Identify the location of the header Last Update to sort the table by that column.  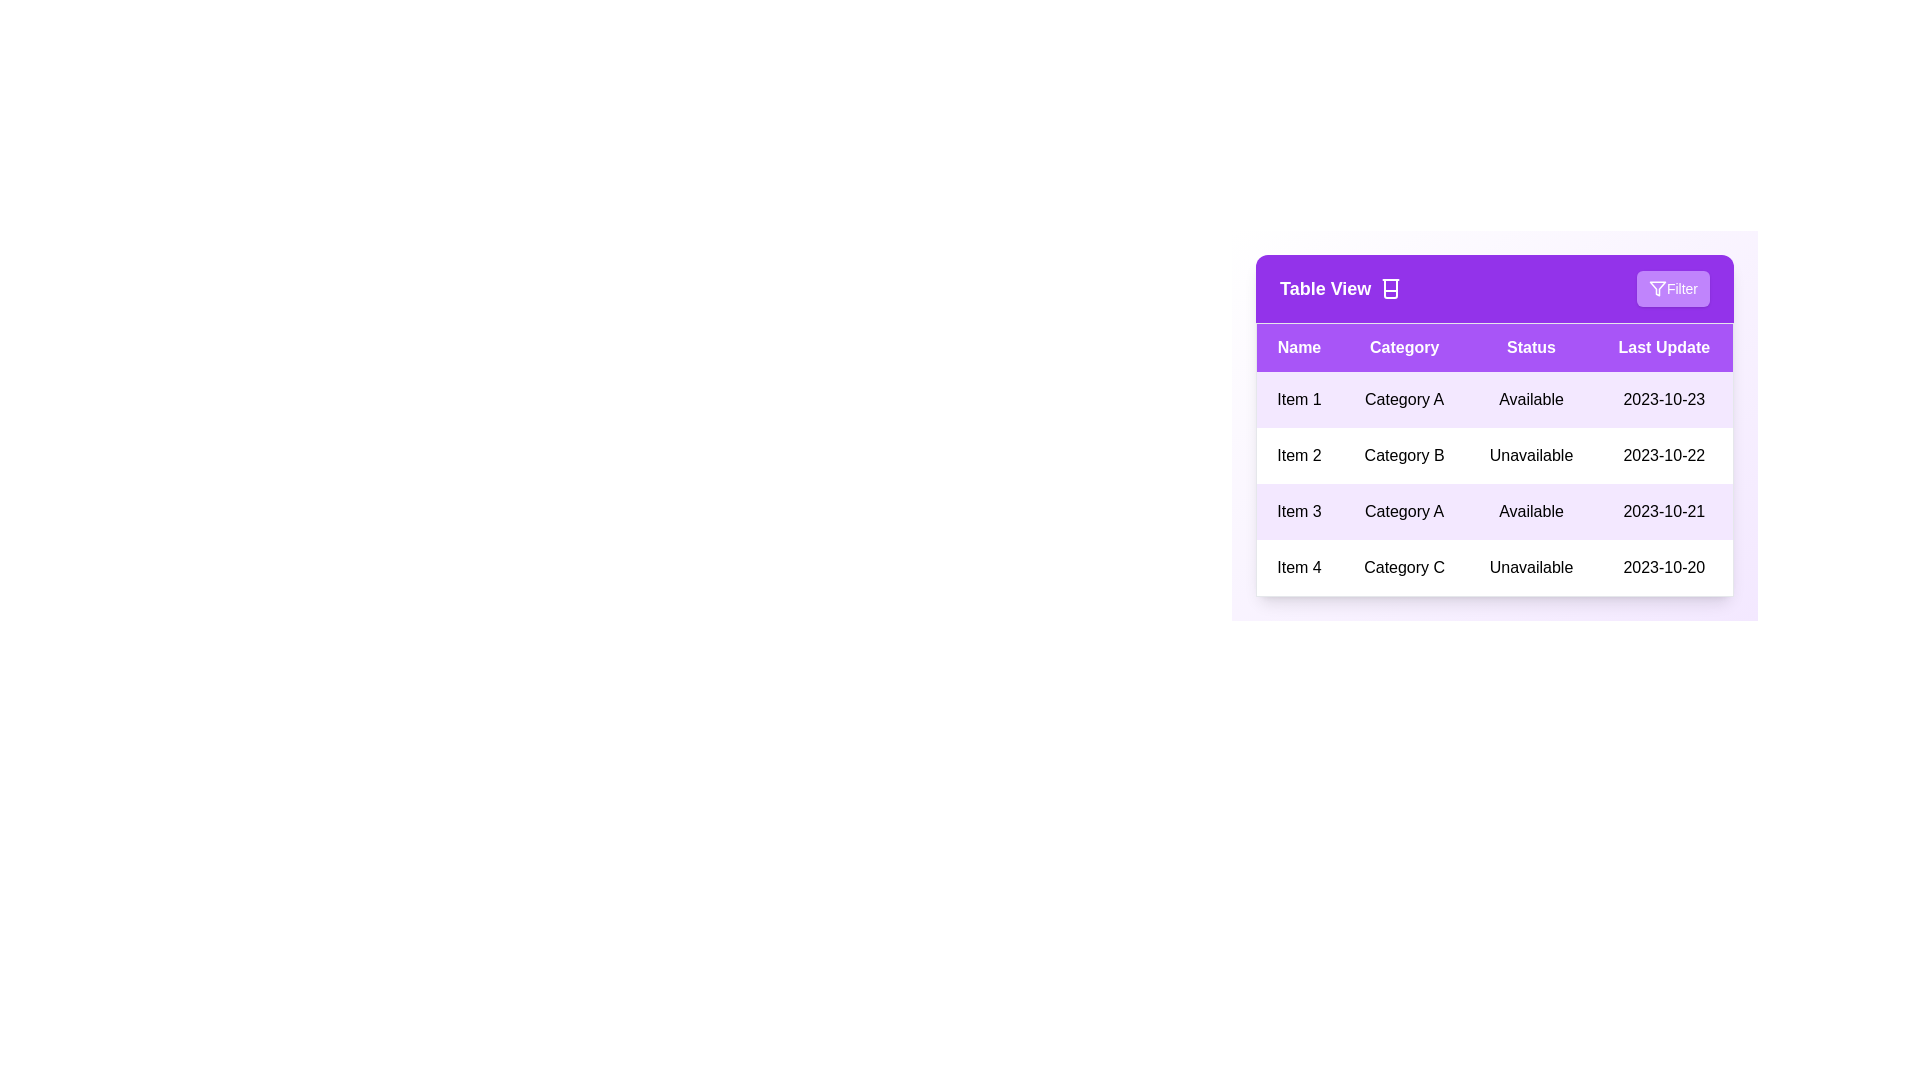
(1664, 346).